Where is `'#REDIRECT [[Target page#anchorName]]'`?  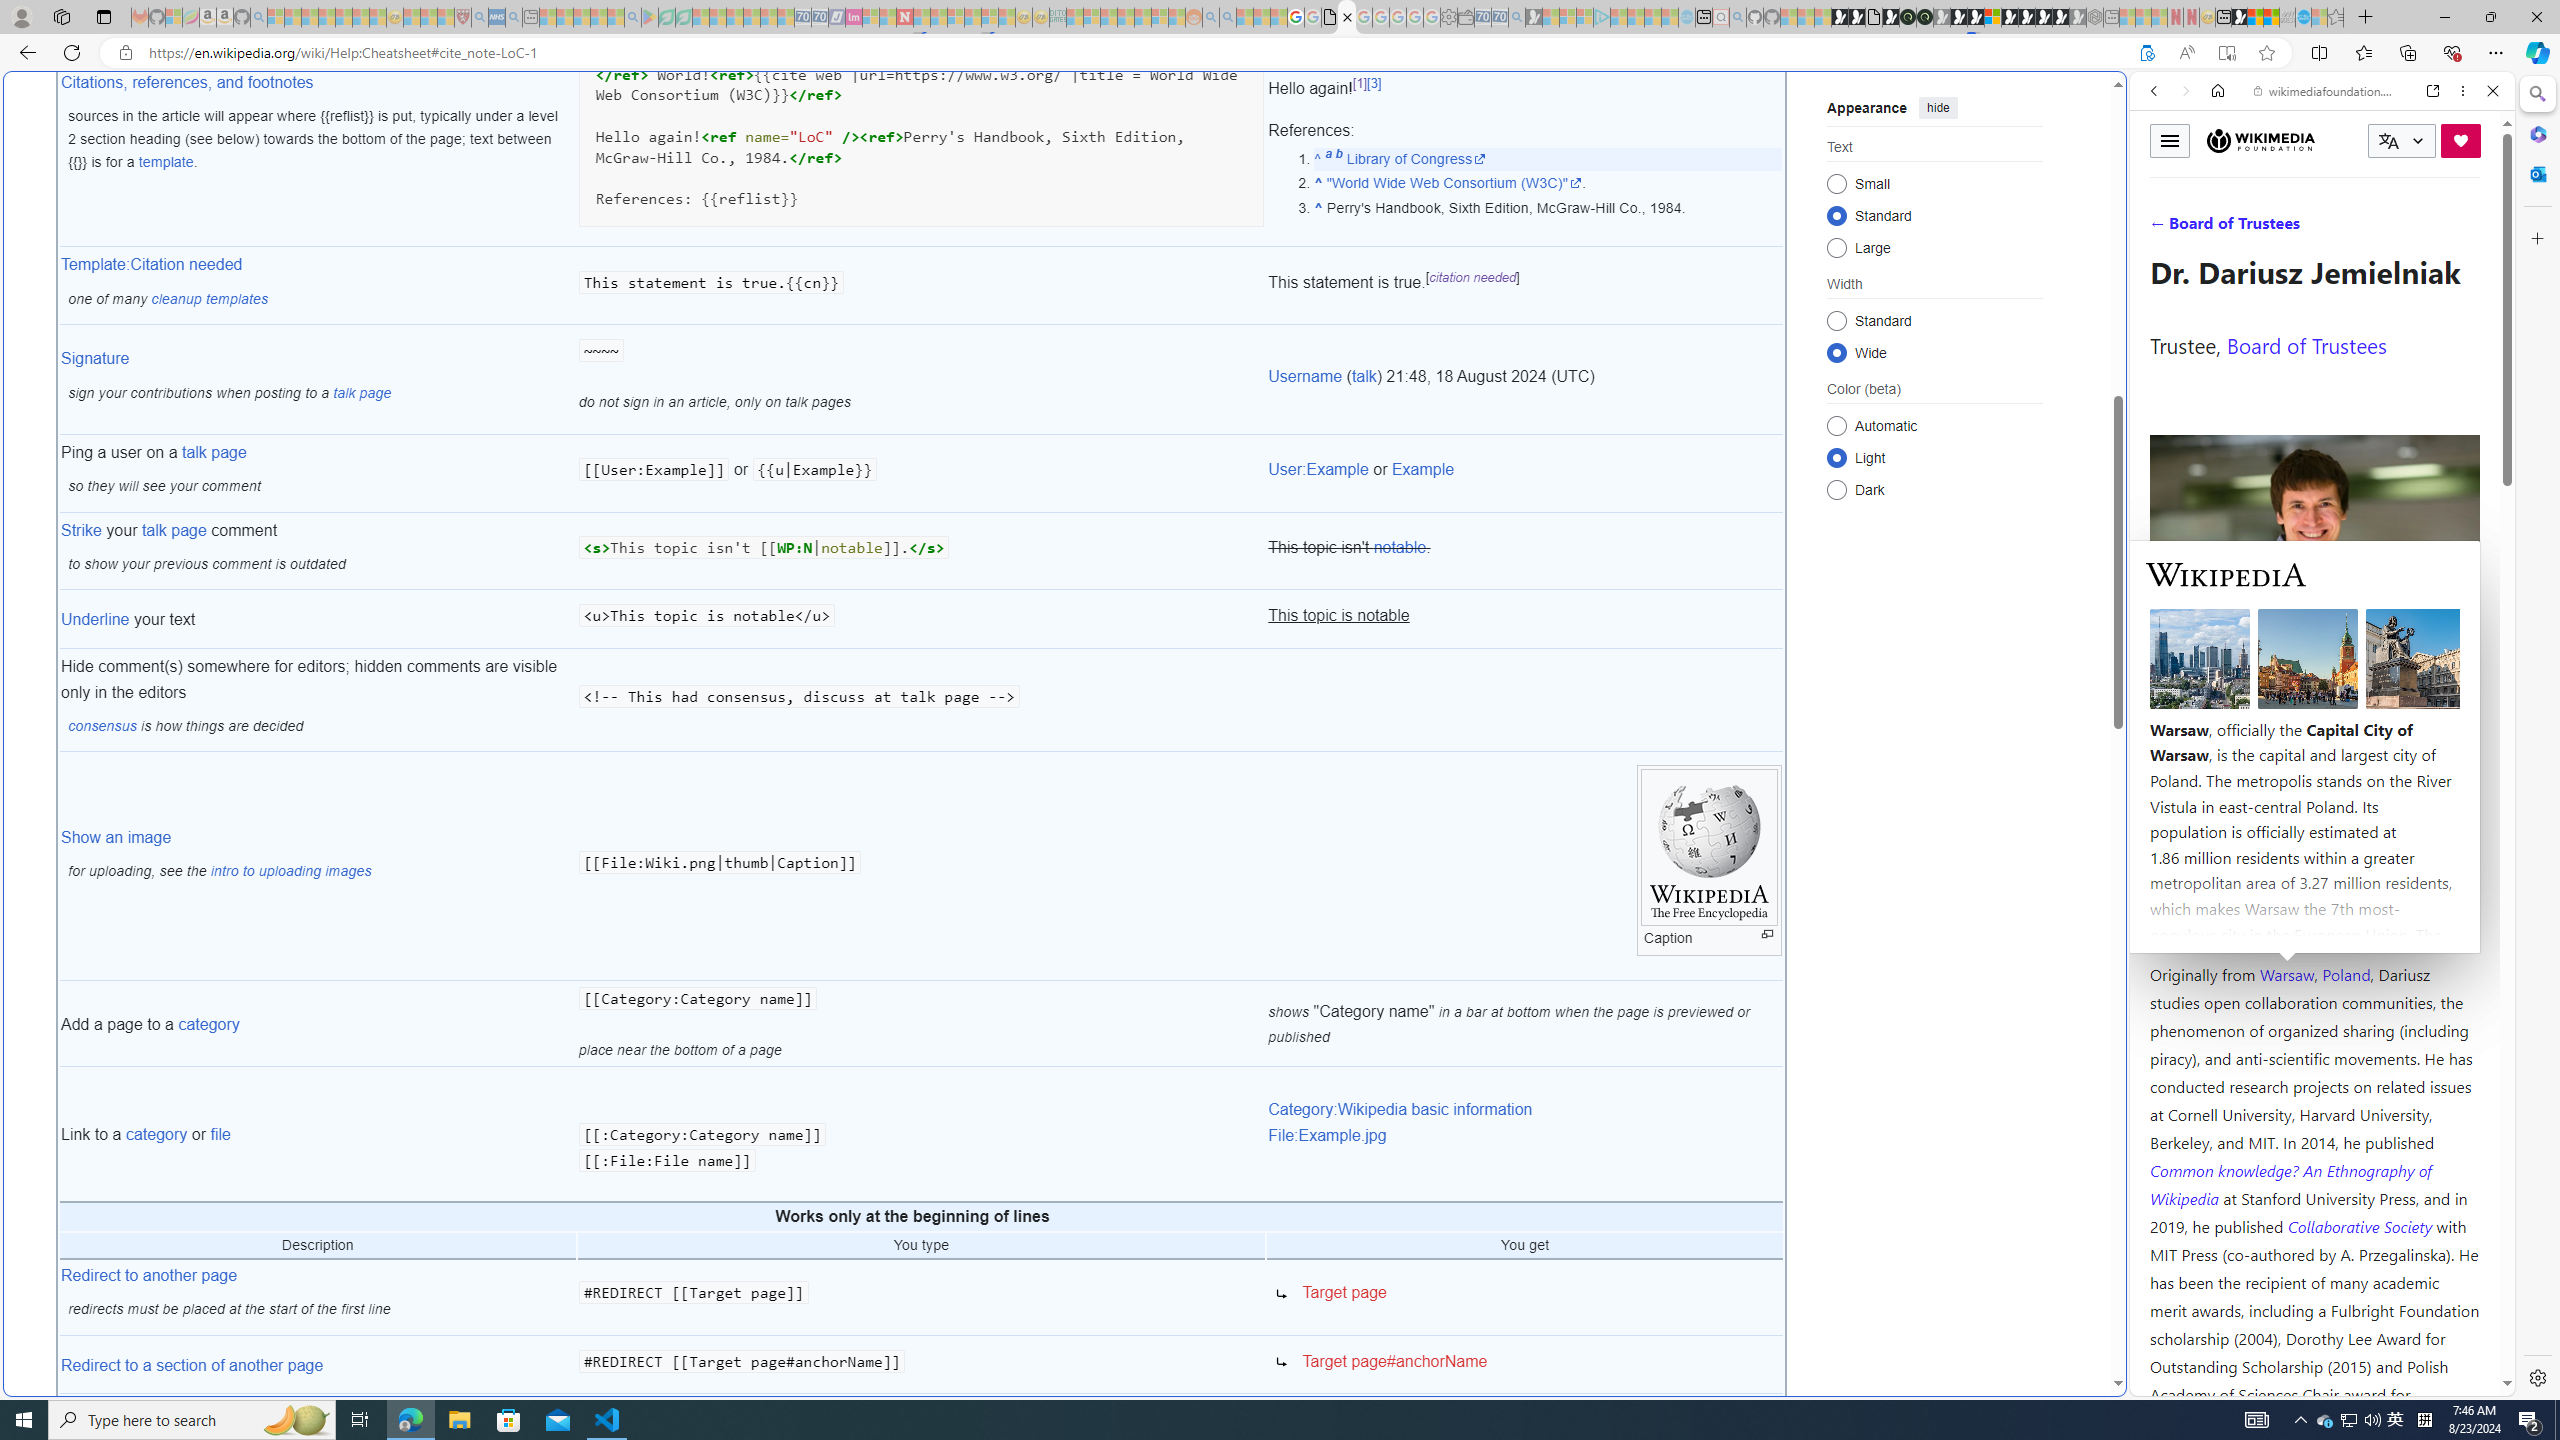
'#REDIRECT [[Target page#anchorName]]' is located at coordinates (921, 1364).